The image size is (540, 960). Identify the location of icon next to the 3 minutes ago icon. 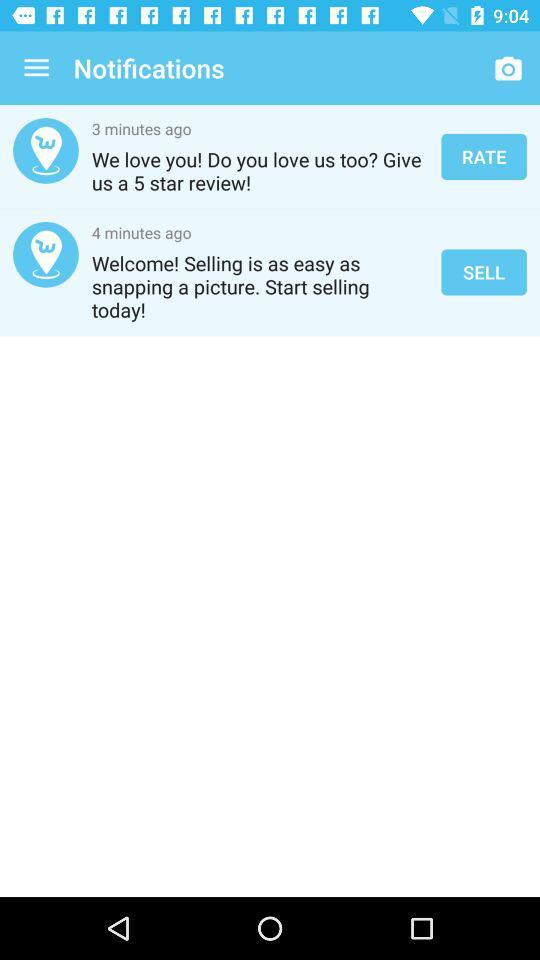
(483, 155).